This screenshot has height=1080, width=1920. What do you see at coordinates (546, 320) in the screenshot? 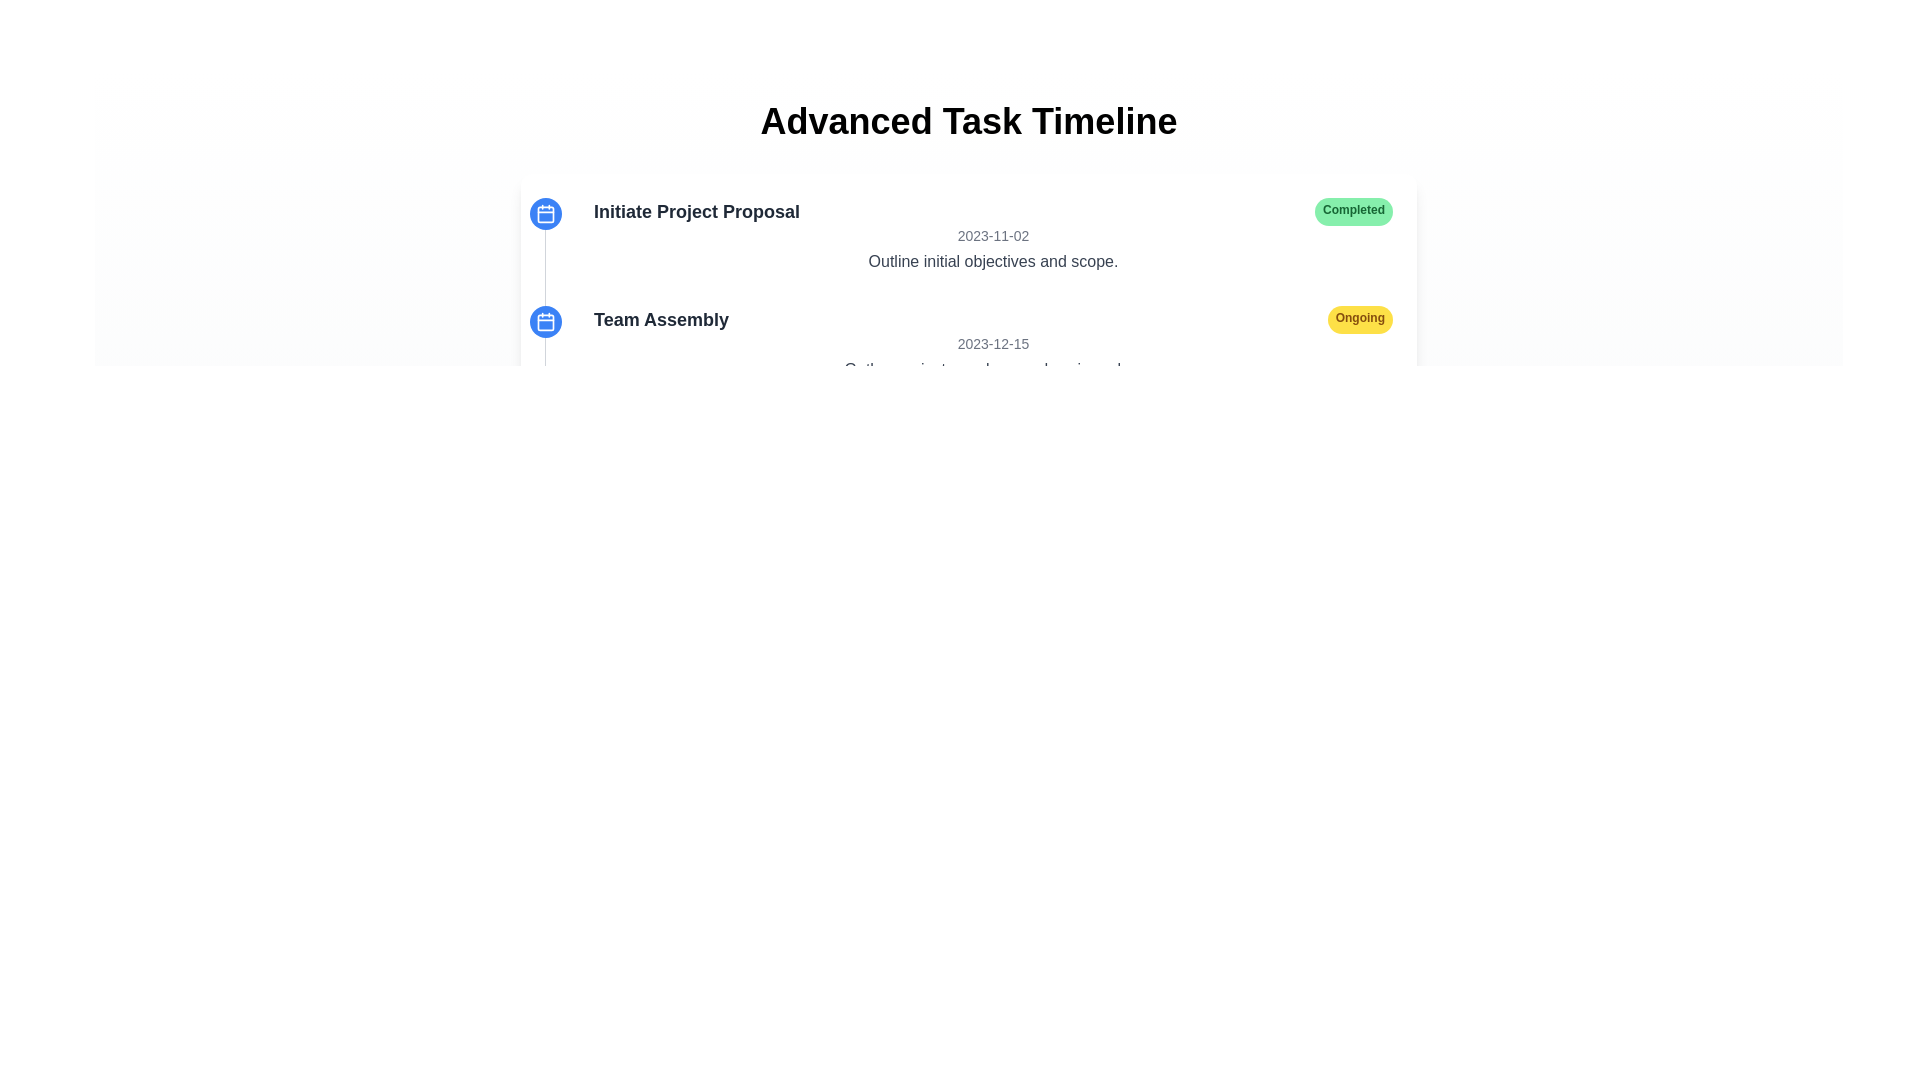
I see `the date or scheduling icon for the 'Team Assembly' task, which is located to the left of the text 'Team Assembly'` at bounding box center [546, 320].